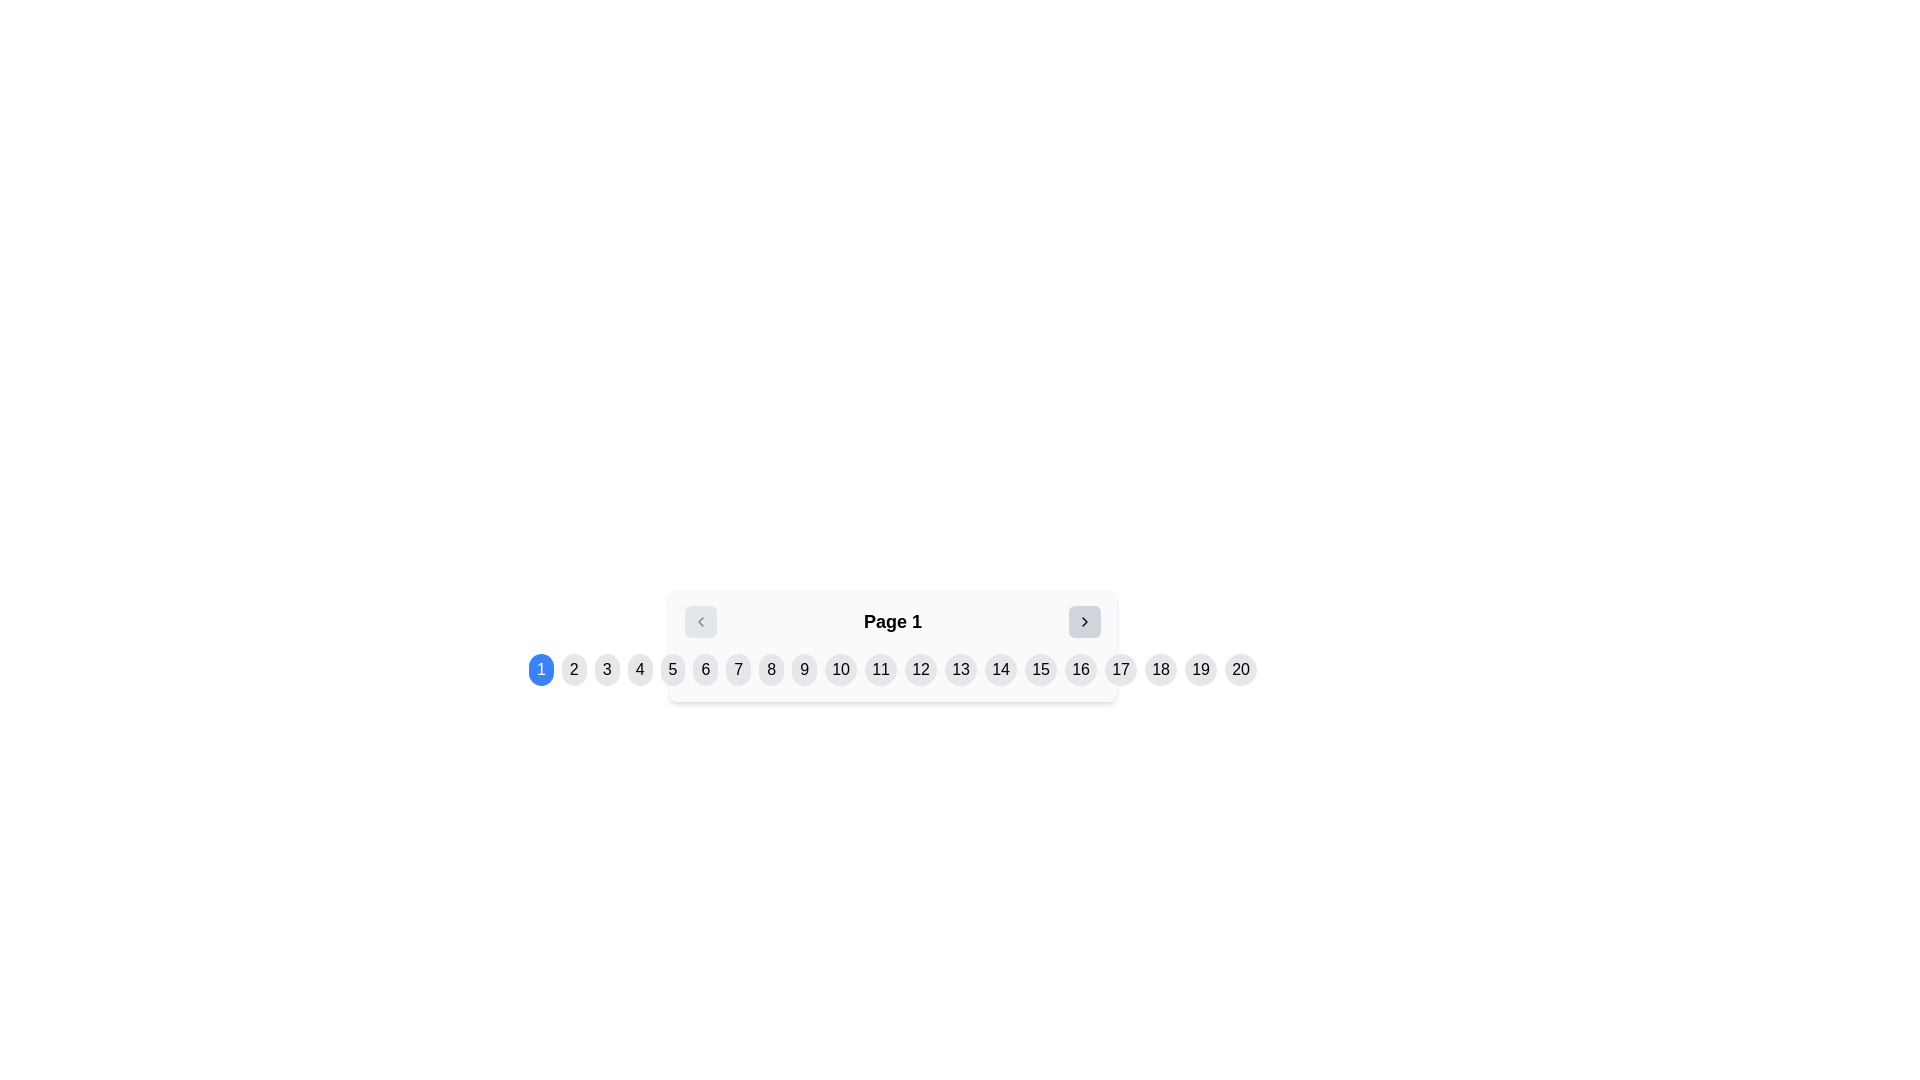 Image resolution: width=1920 pixels, height=1080 pixels. Describe the element at coordinates (541, 670) in the screenshot. I see `the first button in the pagination bar` at that location.